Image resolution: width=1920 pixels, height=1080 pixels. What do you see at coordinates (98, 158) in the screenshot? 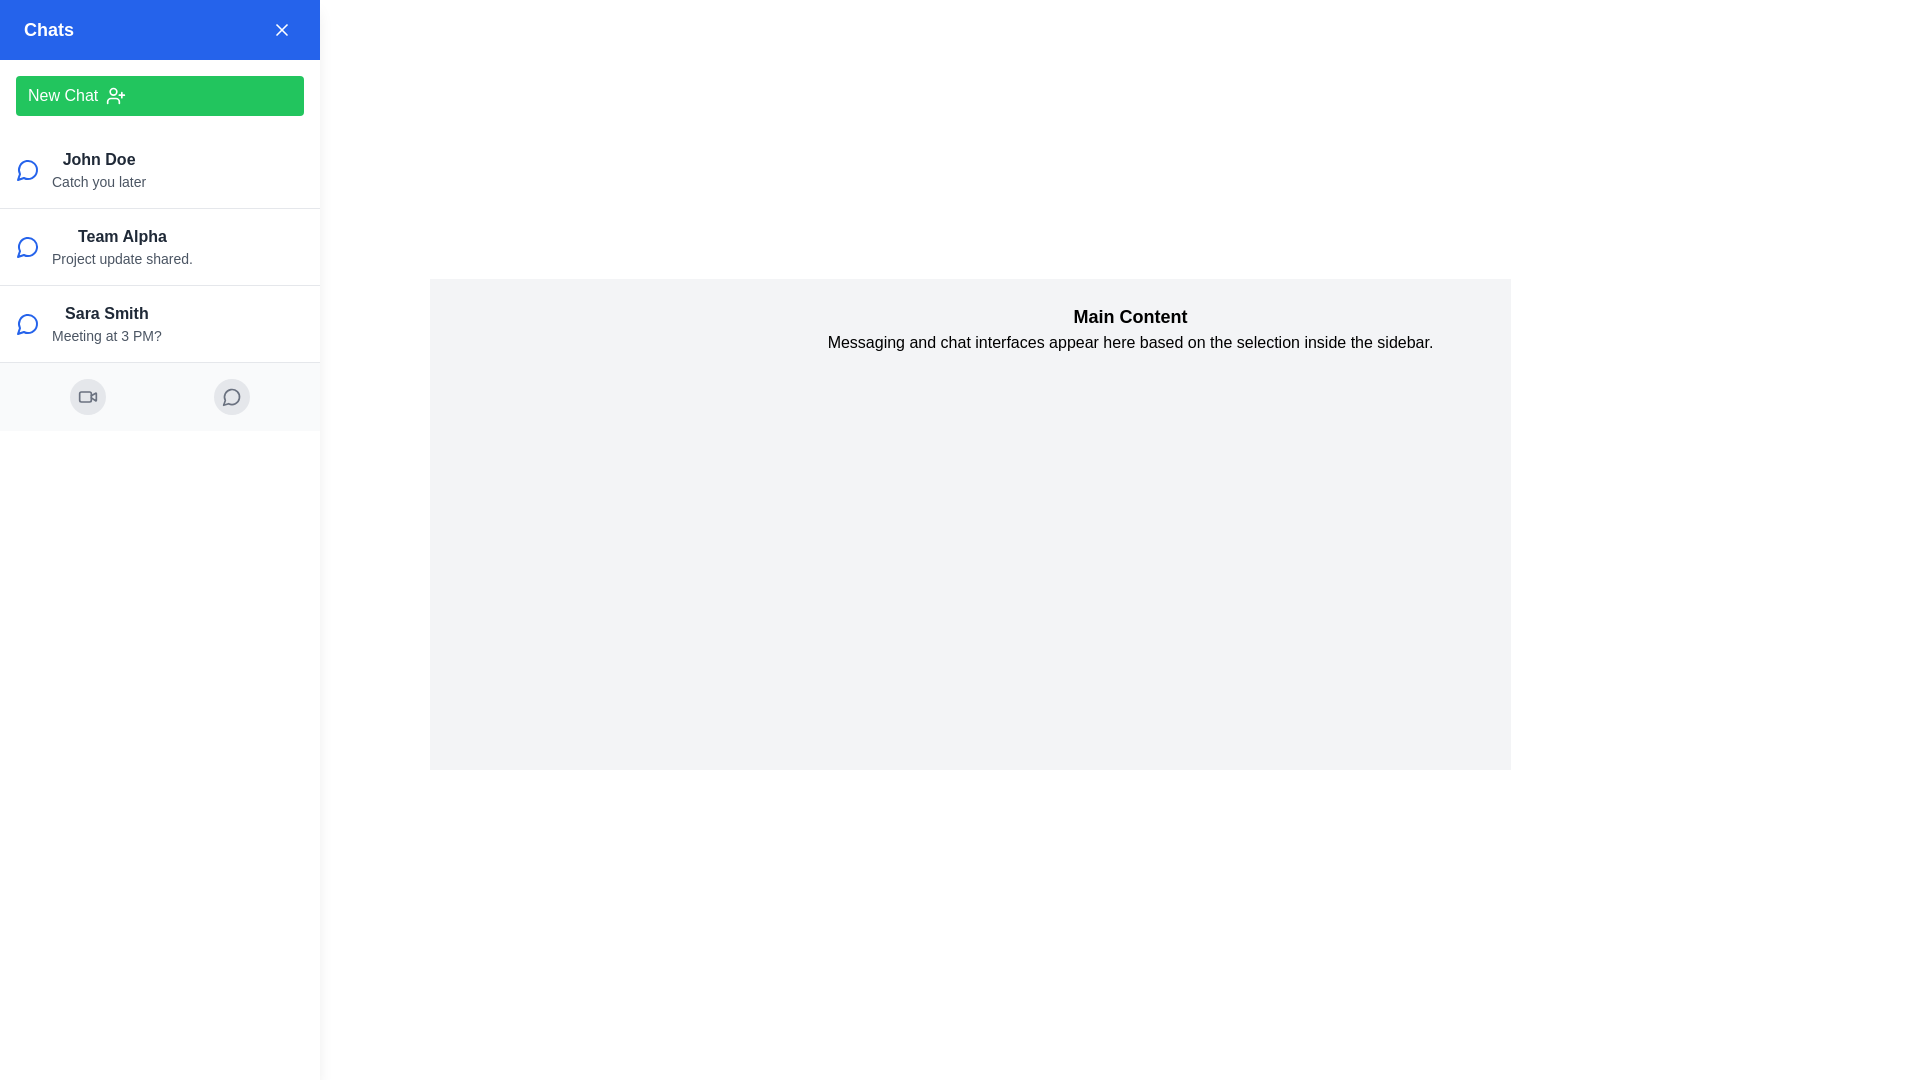
I see `the text label displaying 'John Doe', which is located in the left sidebar of the application, just under the green 'New Chat' button` at bounding box center [98, 158].